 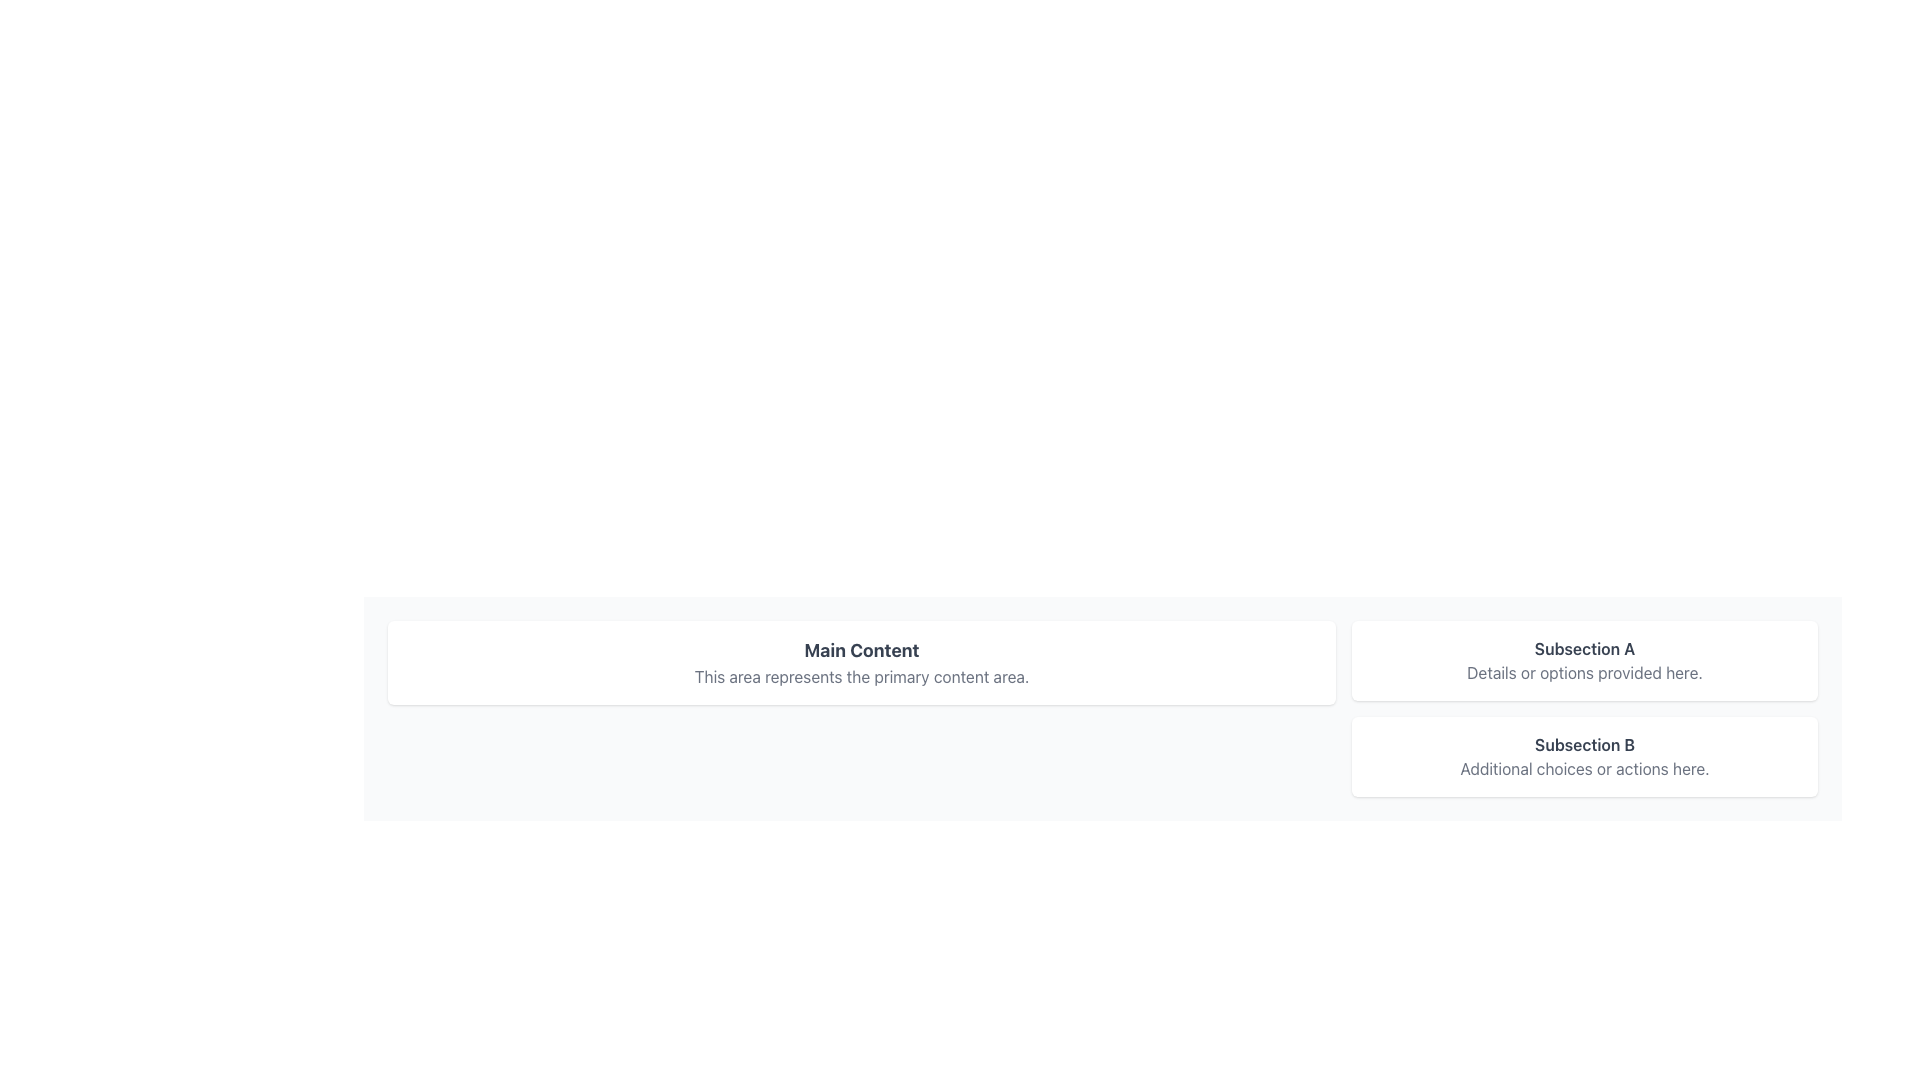 What do you see at coordinates (862, 676) in the screenshot?
I see `the text component that reads 'This area represents the primary content area', which is styled in light gray and located directly beneath the 'Main Content' heading` at bounding box center [862, 676].